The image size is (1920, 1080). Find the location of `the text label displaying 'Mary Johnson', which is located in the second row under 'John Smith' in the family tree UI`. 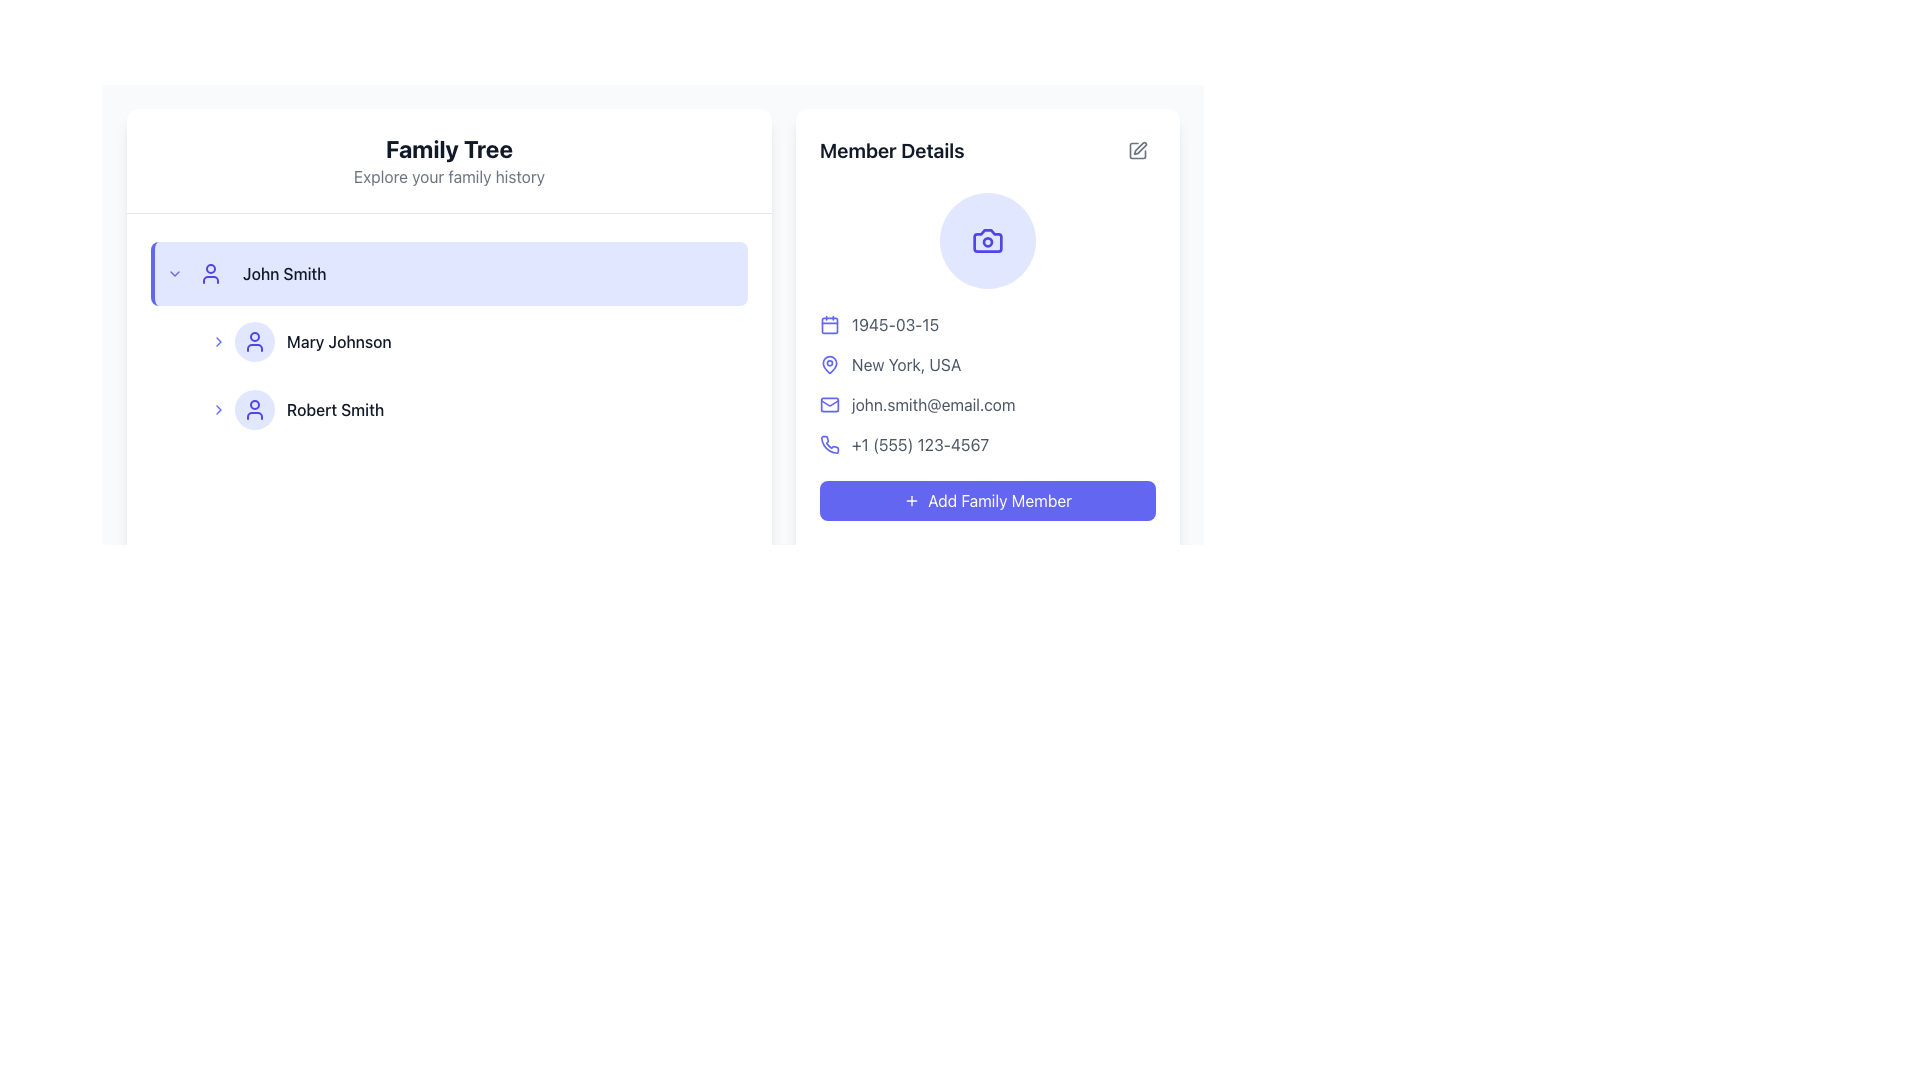

the text label displaying 'Mary Johnson', which is located in the second row under 'John Smith' in the family tree UI is located at coordinates (339, 341).